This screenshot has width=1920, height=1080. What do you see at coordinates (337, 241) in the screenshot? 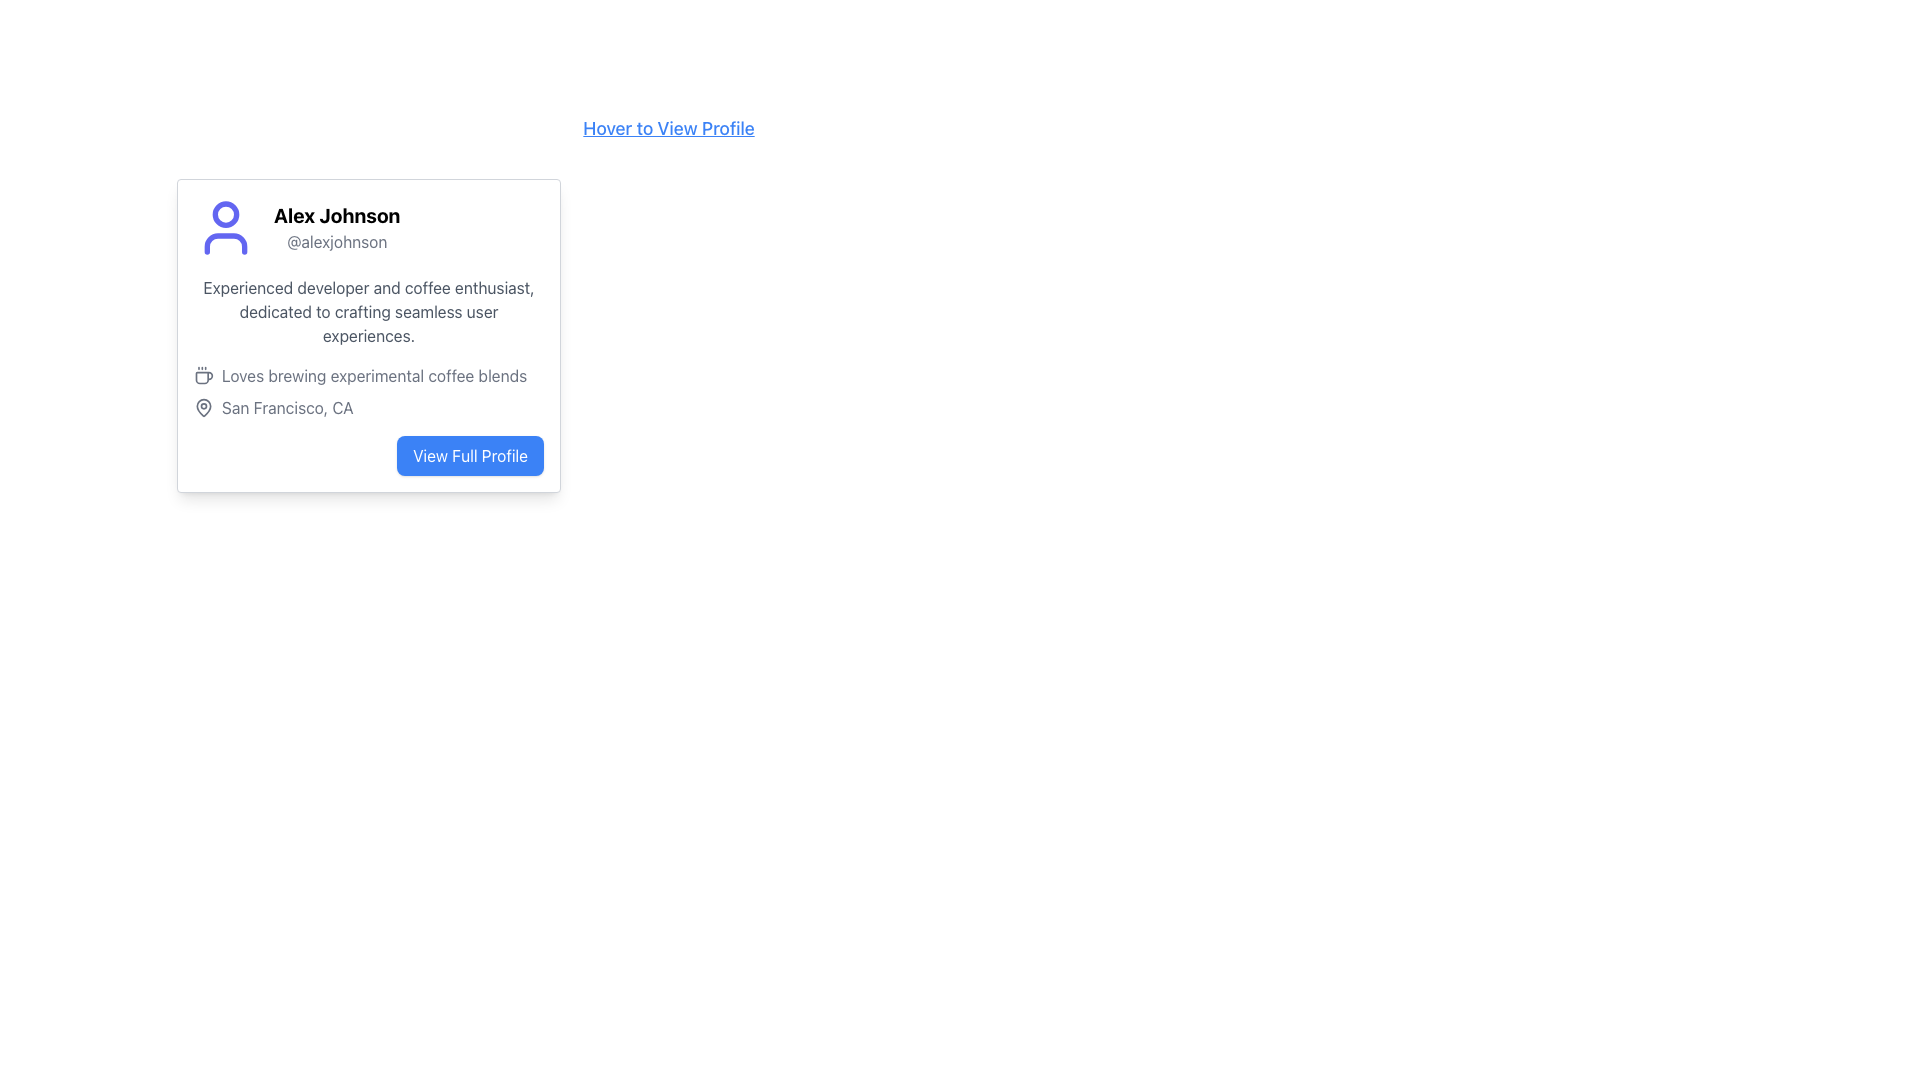
I see `the Text label displaying the username or handle of the individual named in the profile card, positioned below 'Alex Johnson' and above the description text` at bounding box center [337, 241].